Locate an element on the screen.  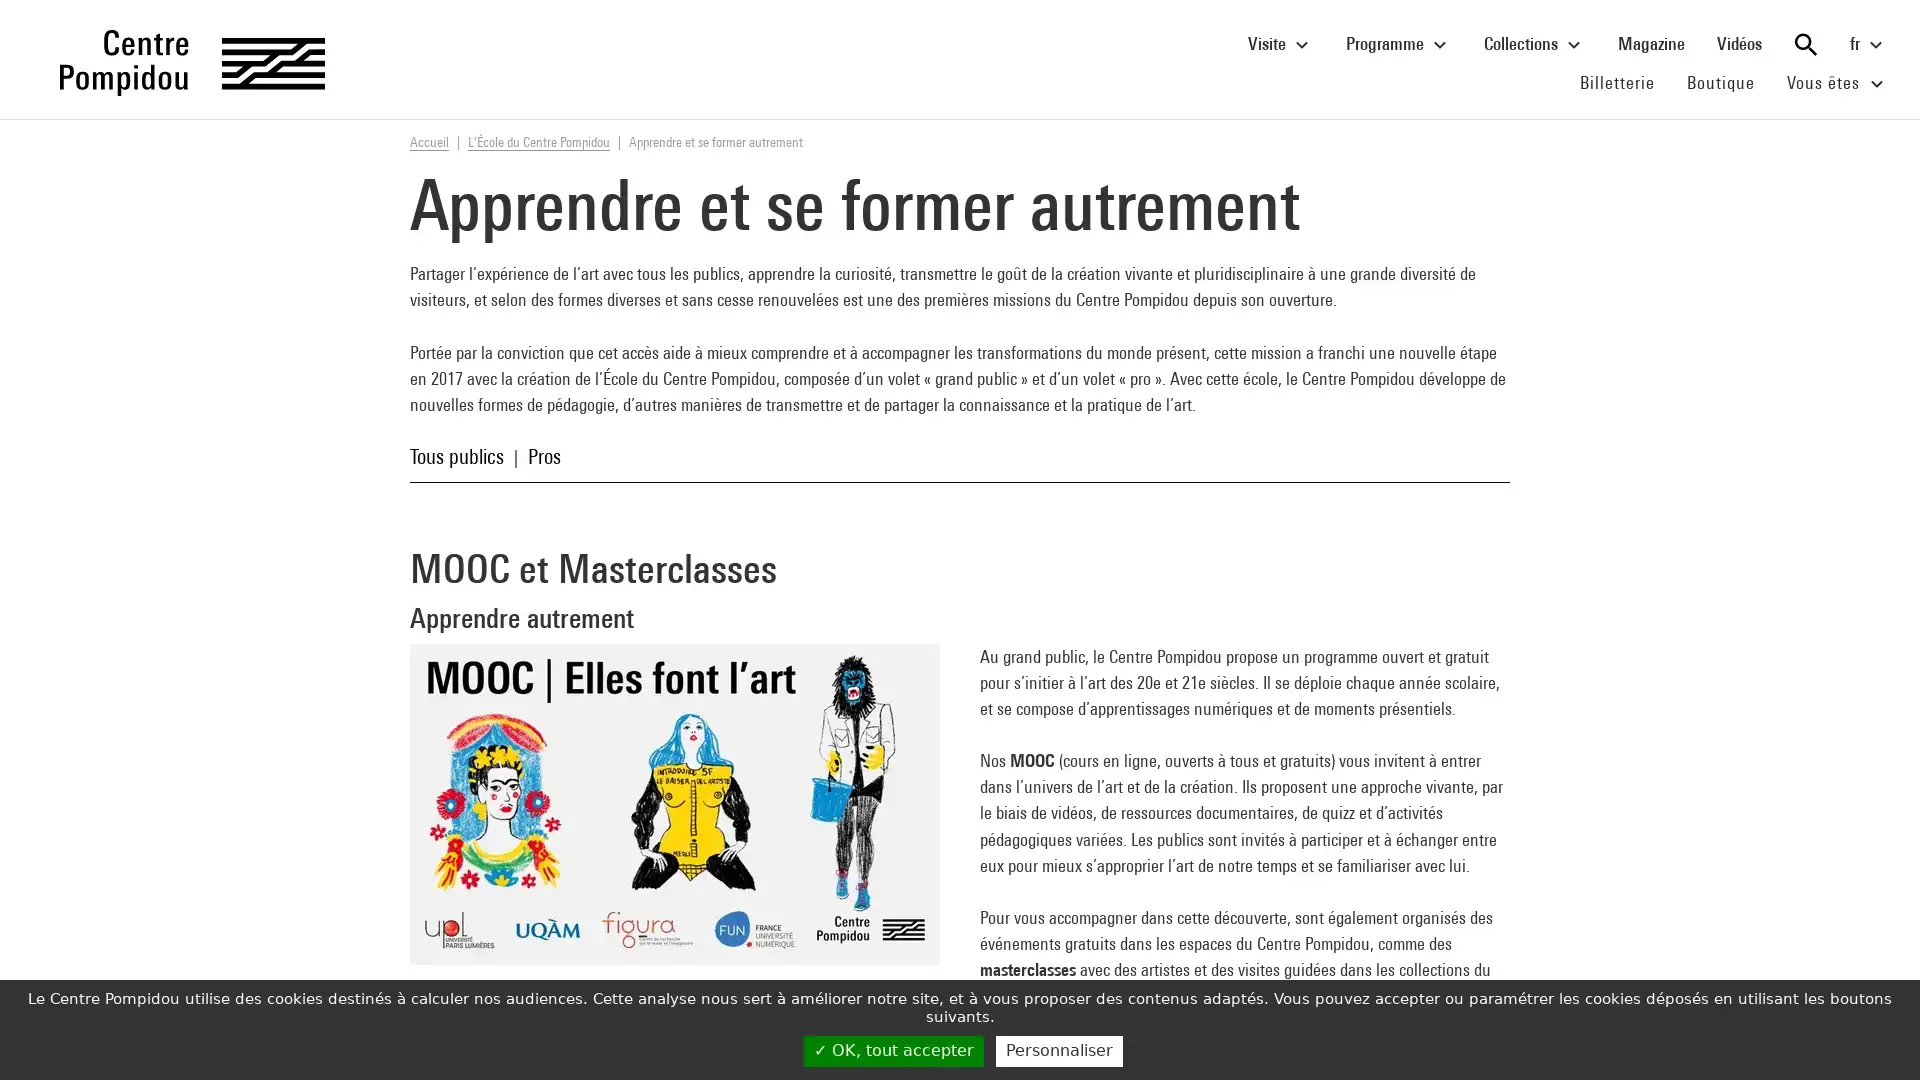
Personnaliser is located at coordinates (1058, 1050).